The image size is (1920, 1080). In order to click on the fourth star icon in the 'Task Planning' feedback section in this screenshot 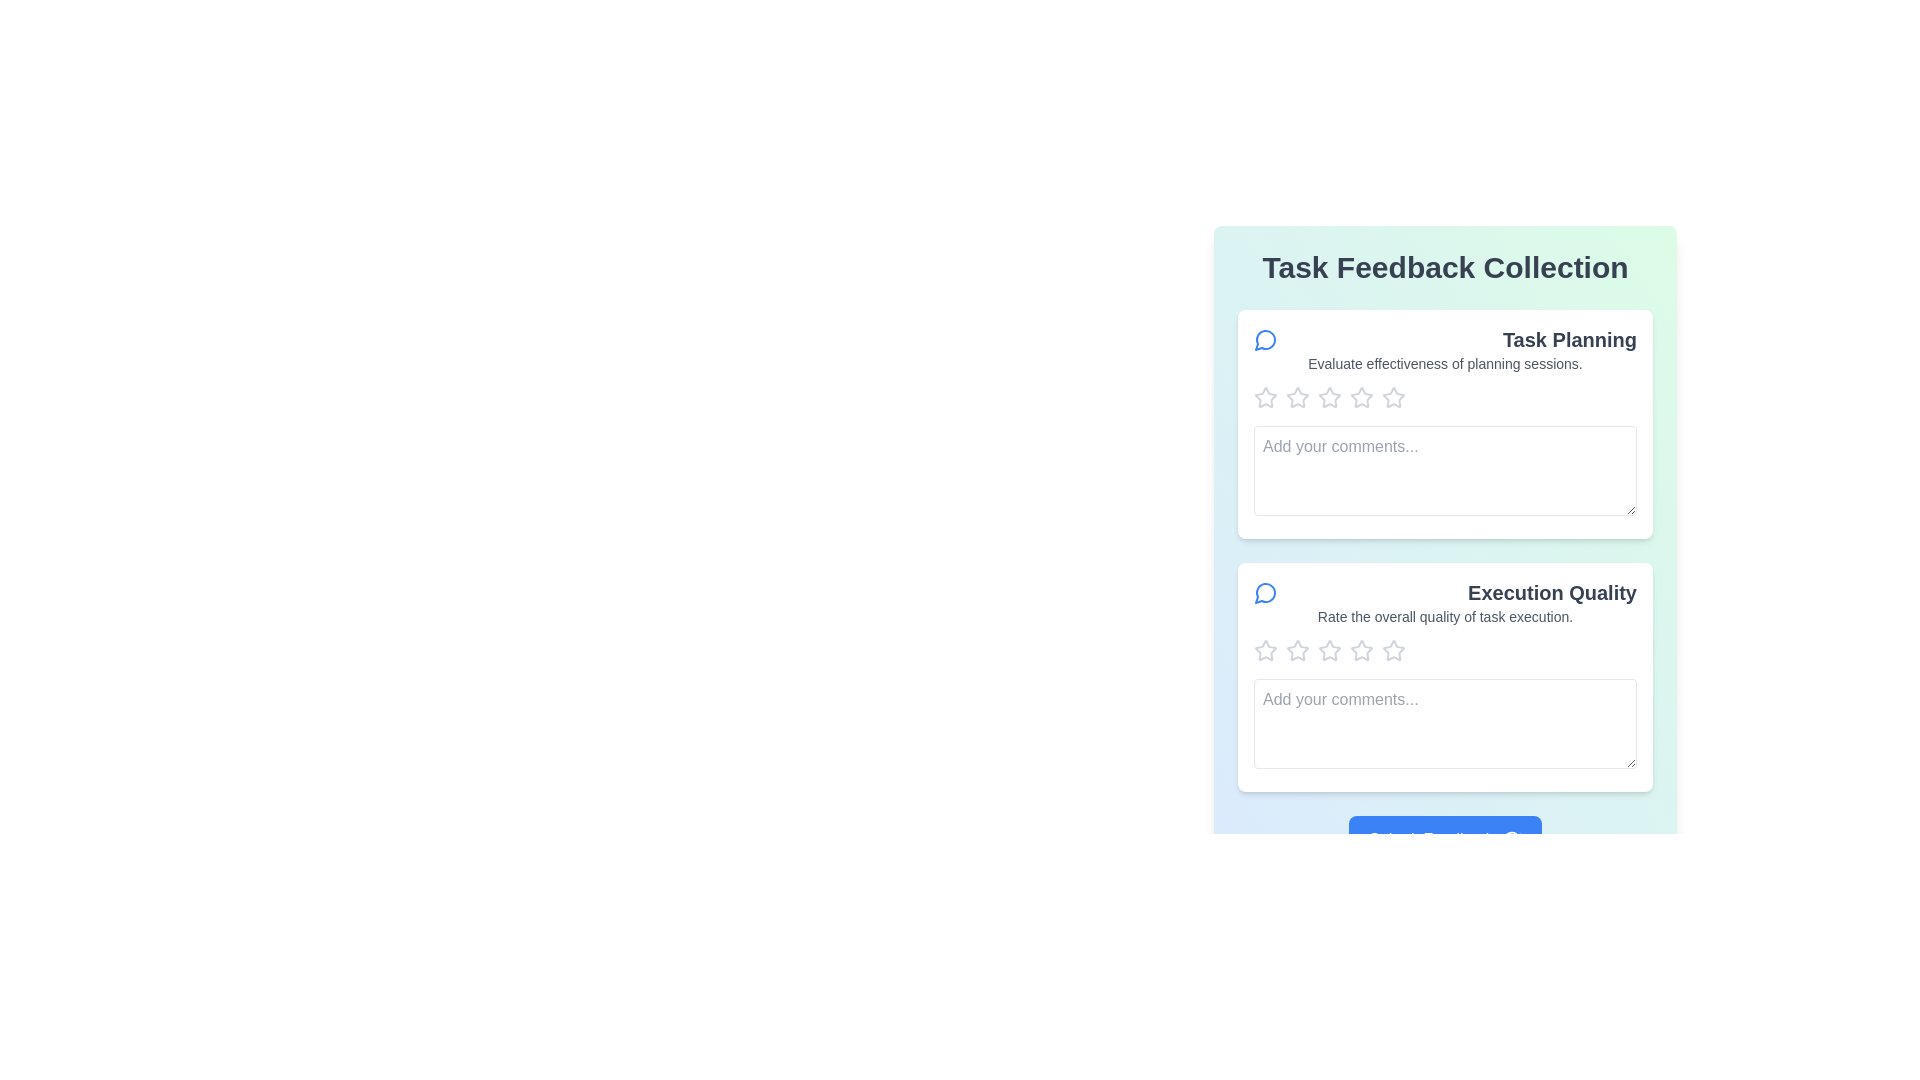, I will do `click(1391, 397)`.